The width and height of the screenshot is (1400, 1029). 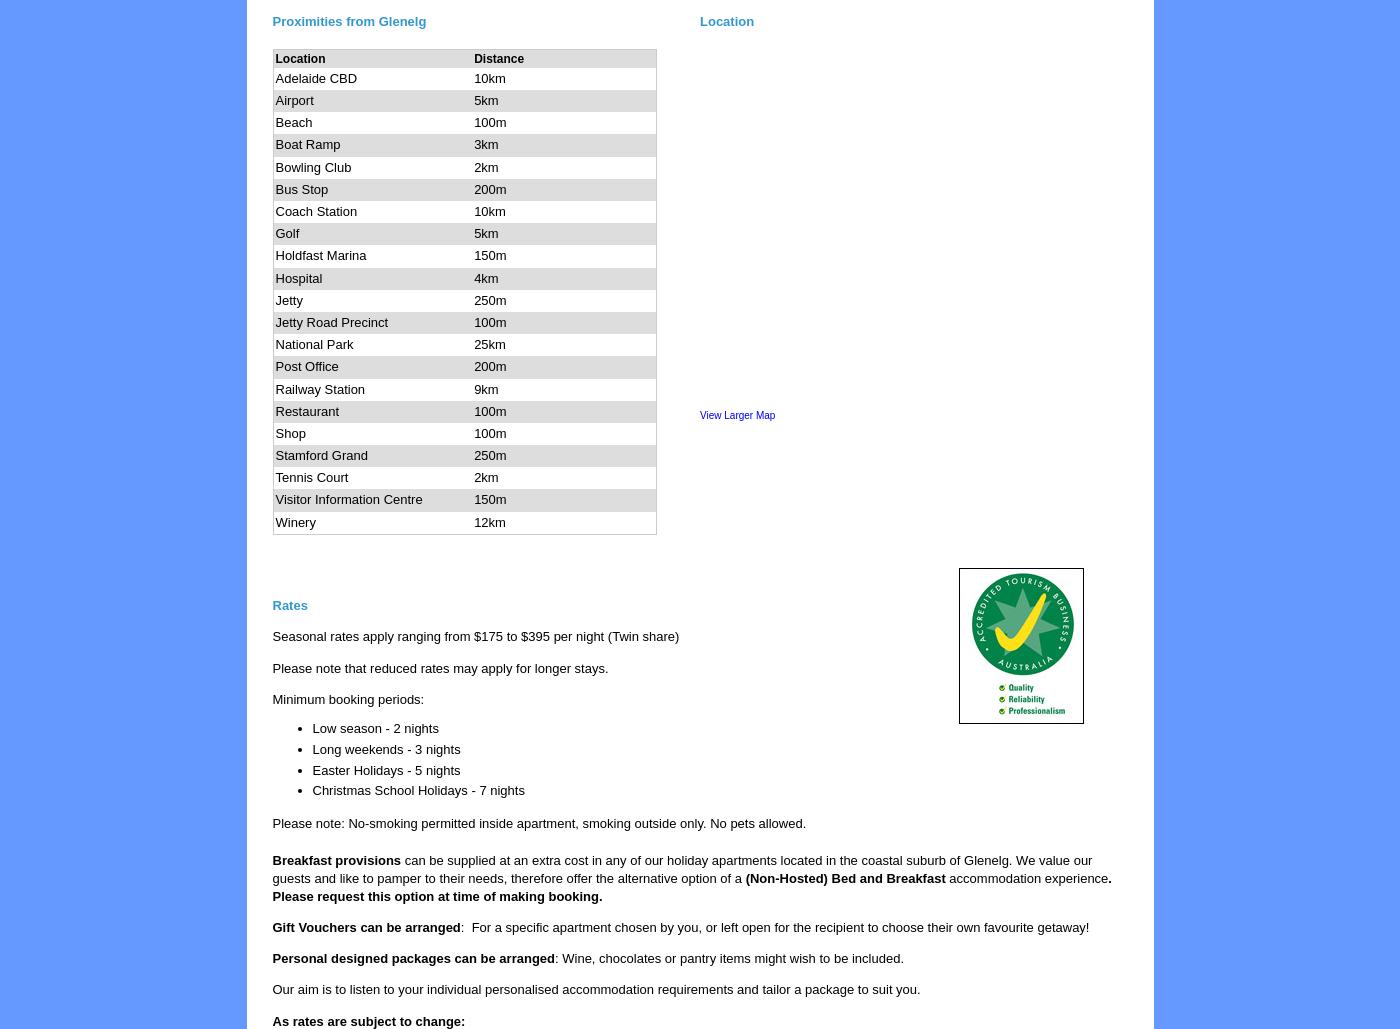 I want to click on 'Visitor    Information Centre', so click(x=274, y=499).